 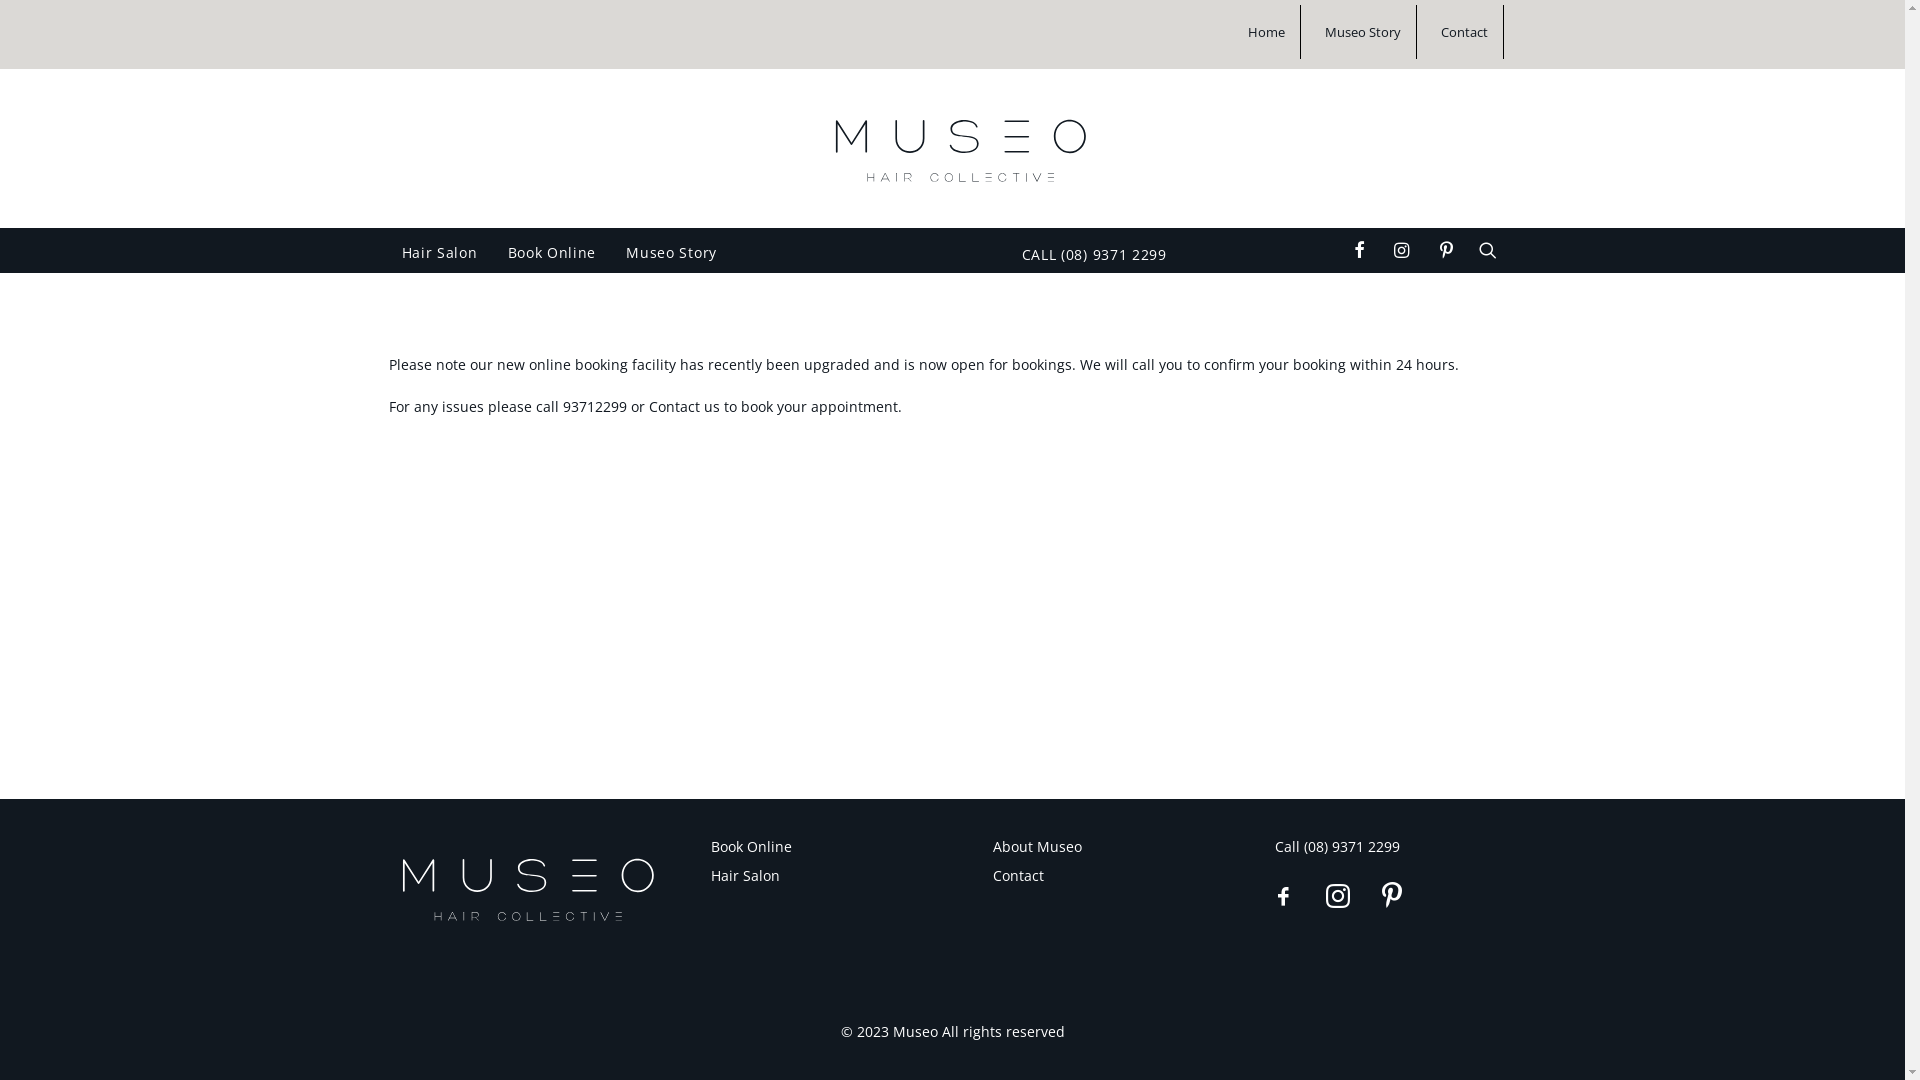 What do you see at coordinates (743, 874) in the screenshot?
I see `'Hair Salon'` at bounding box center [743, 874].